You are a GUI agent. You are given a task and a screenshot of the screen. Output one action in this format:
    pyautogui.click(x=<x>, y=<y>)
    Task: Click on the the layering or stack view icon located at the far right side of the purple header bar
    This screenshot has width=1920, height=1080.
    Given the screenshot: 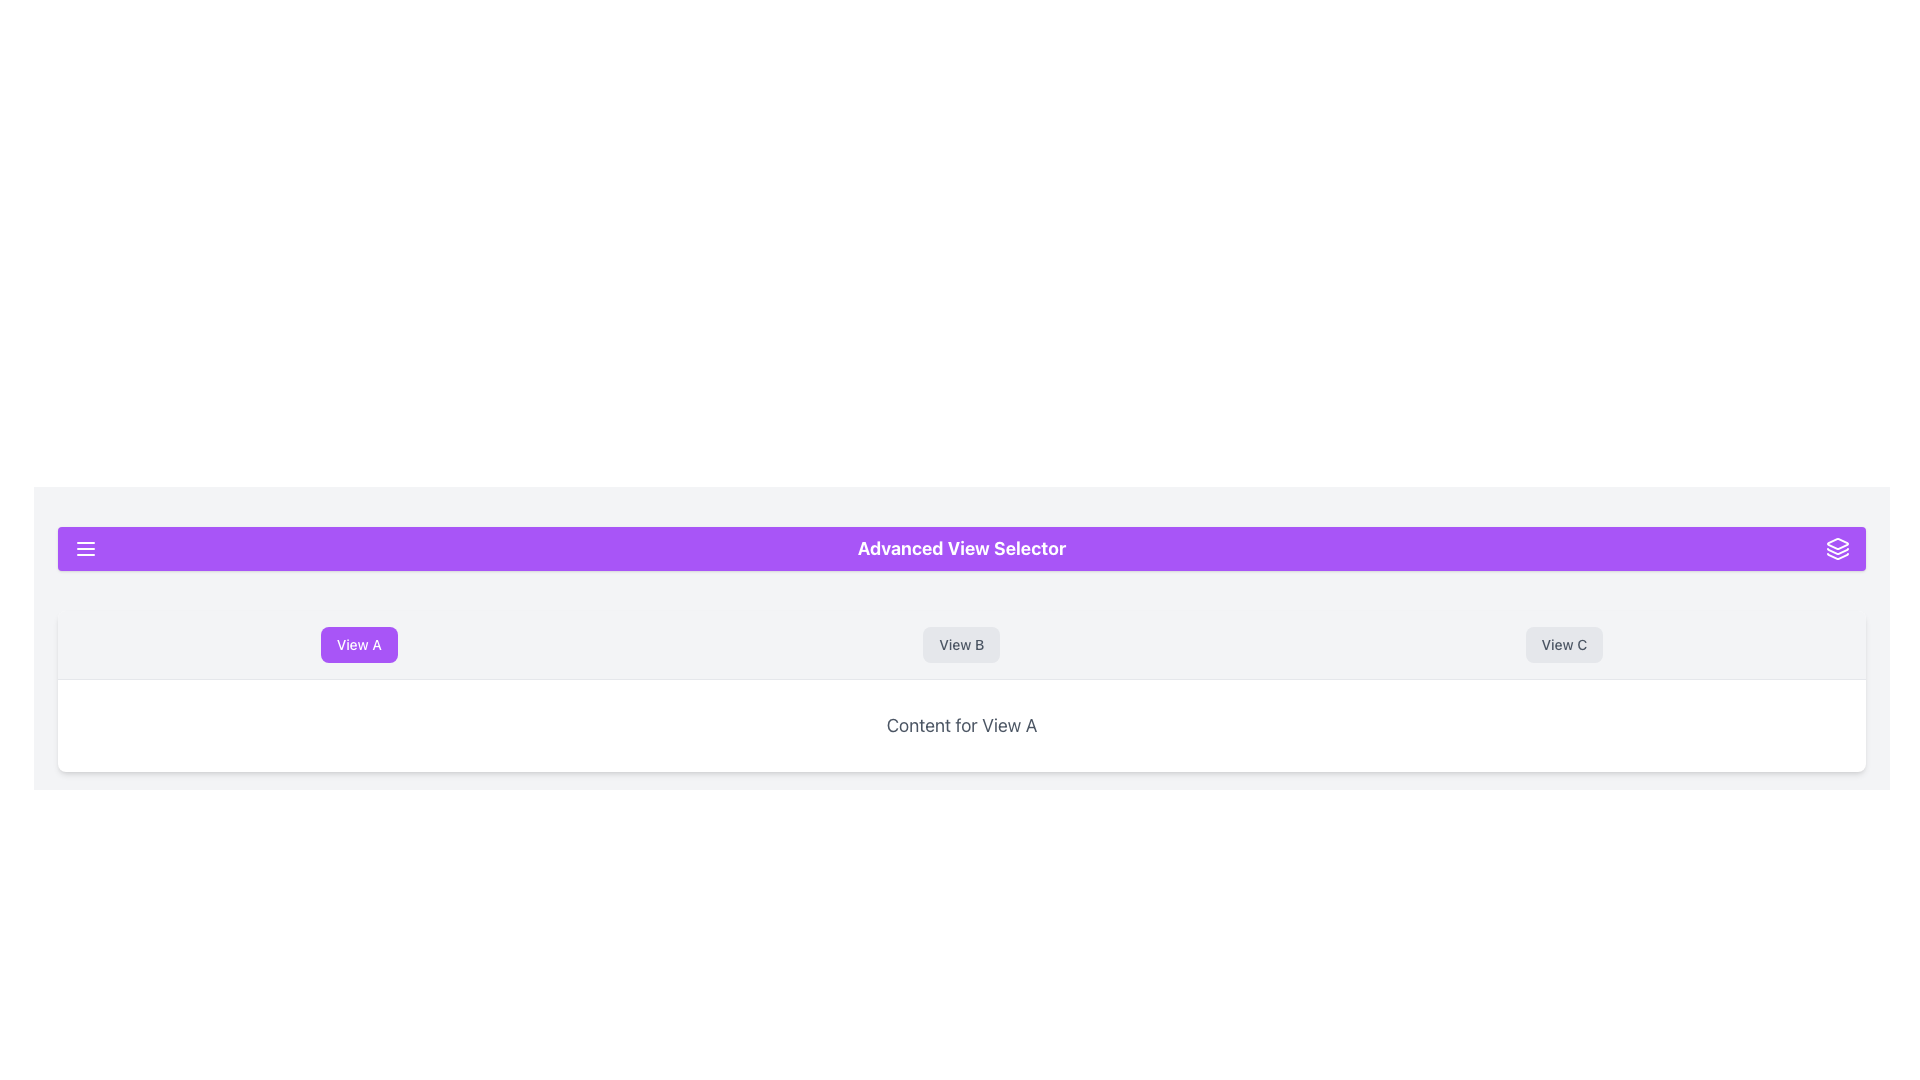 What is the action you would take?
    pyautogui.click(x=1838, y=548)
    